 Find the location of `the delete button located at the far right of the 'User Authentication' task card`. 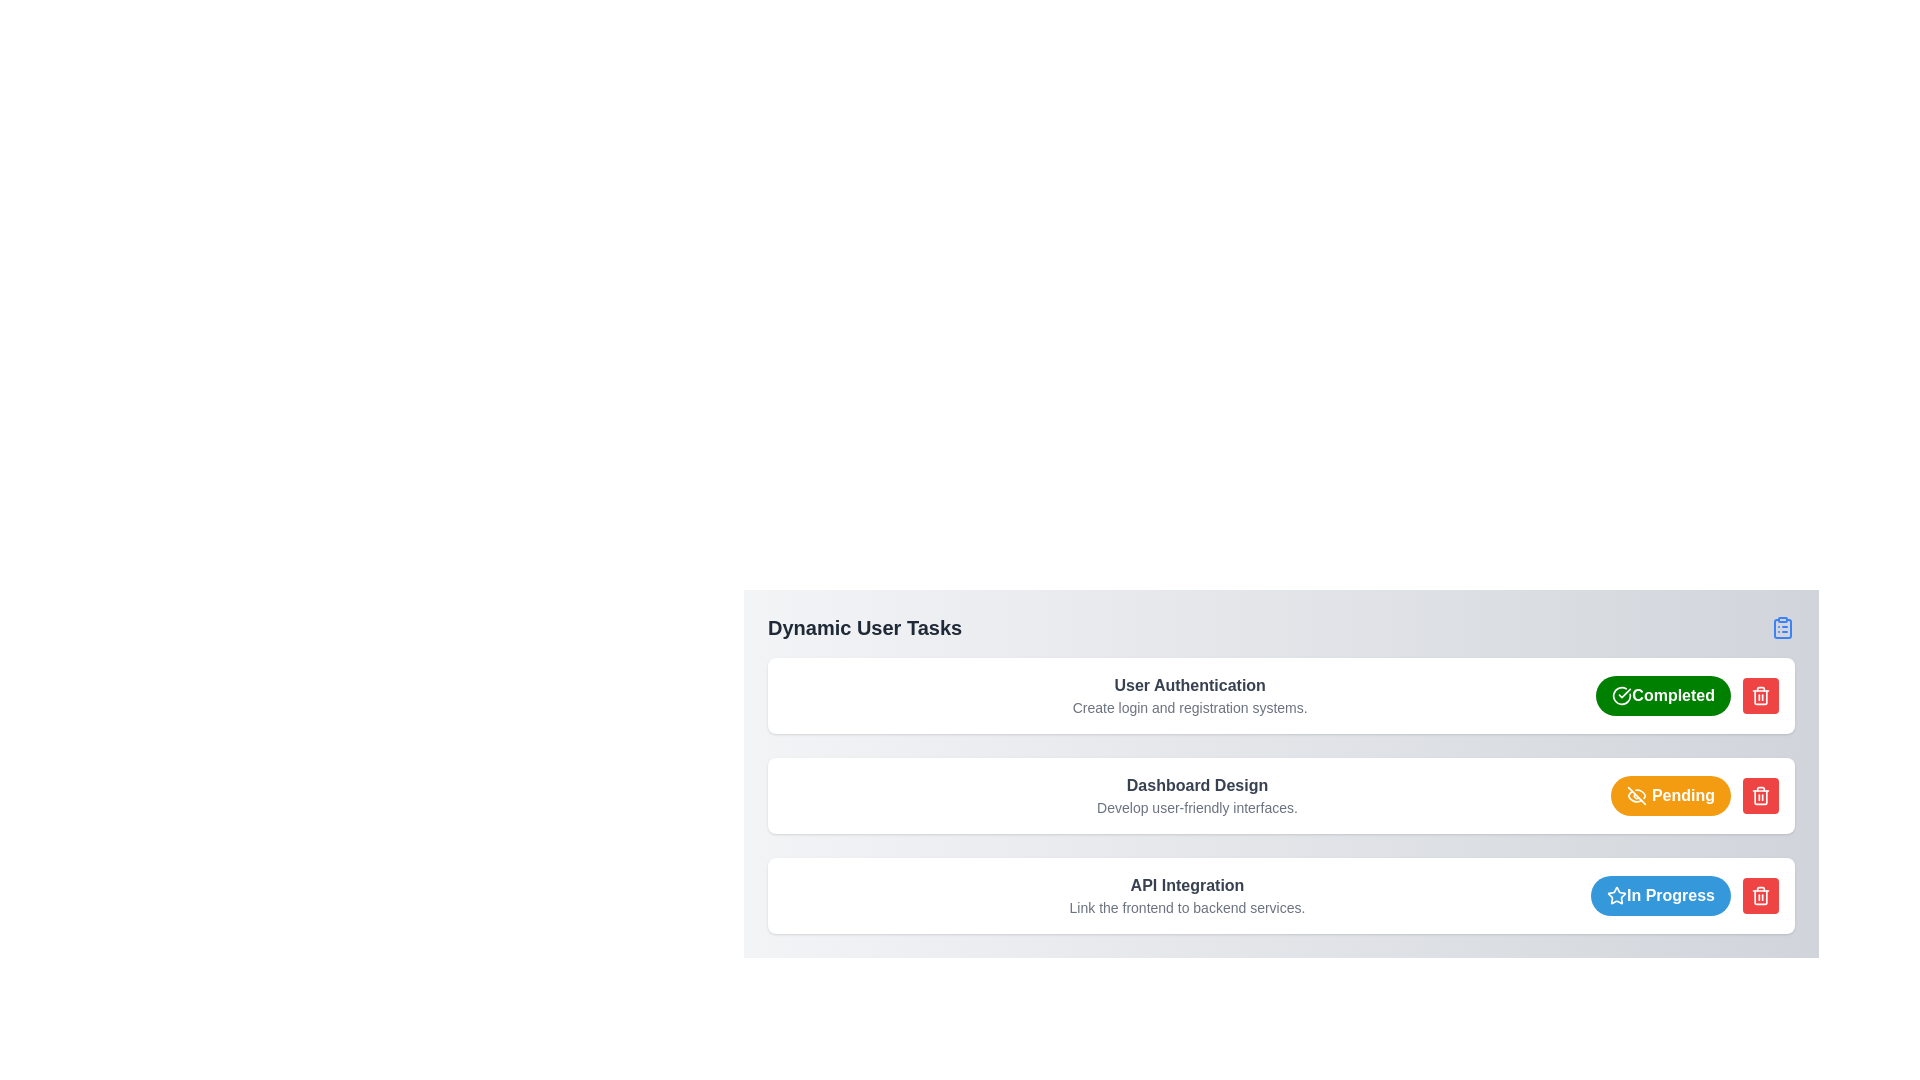

the delete button located at the far right of the 'User Authentication' task card is located at coordinates (1761, 694).